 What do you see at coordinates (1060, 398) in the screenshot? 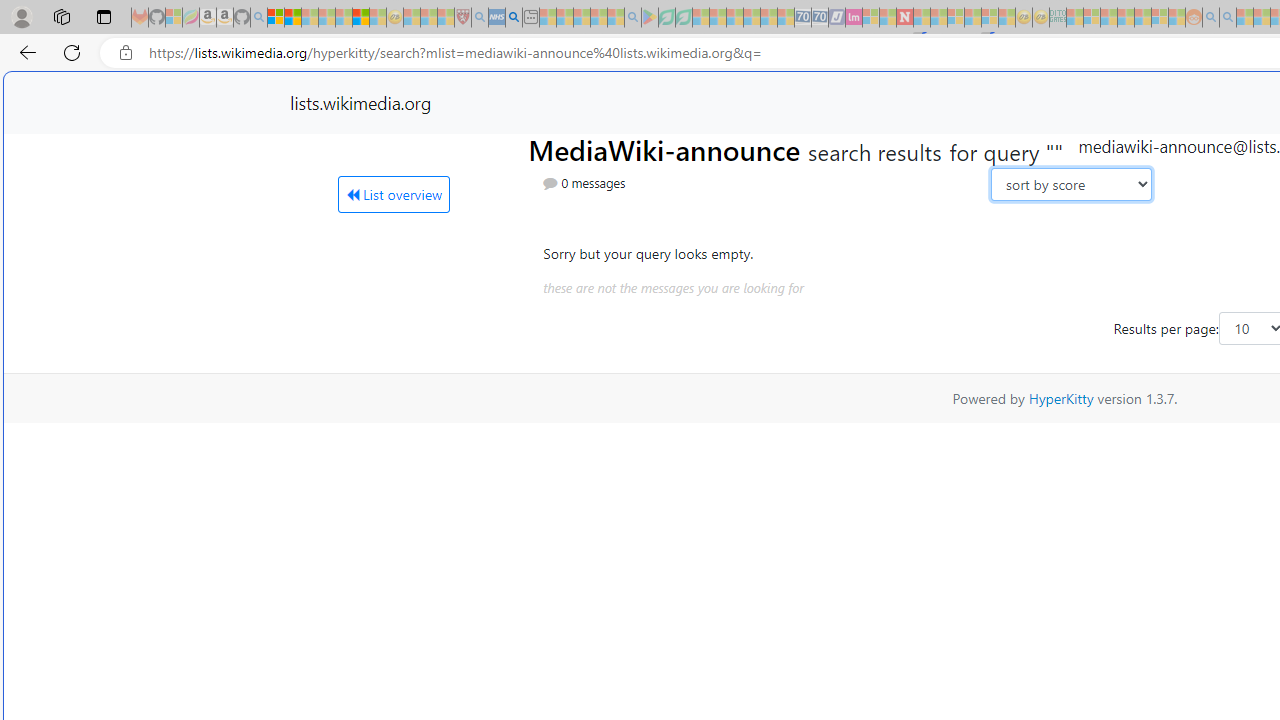
I see `'HyperKitty'` at bounding box center [1060, 398].